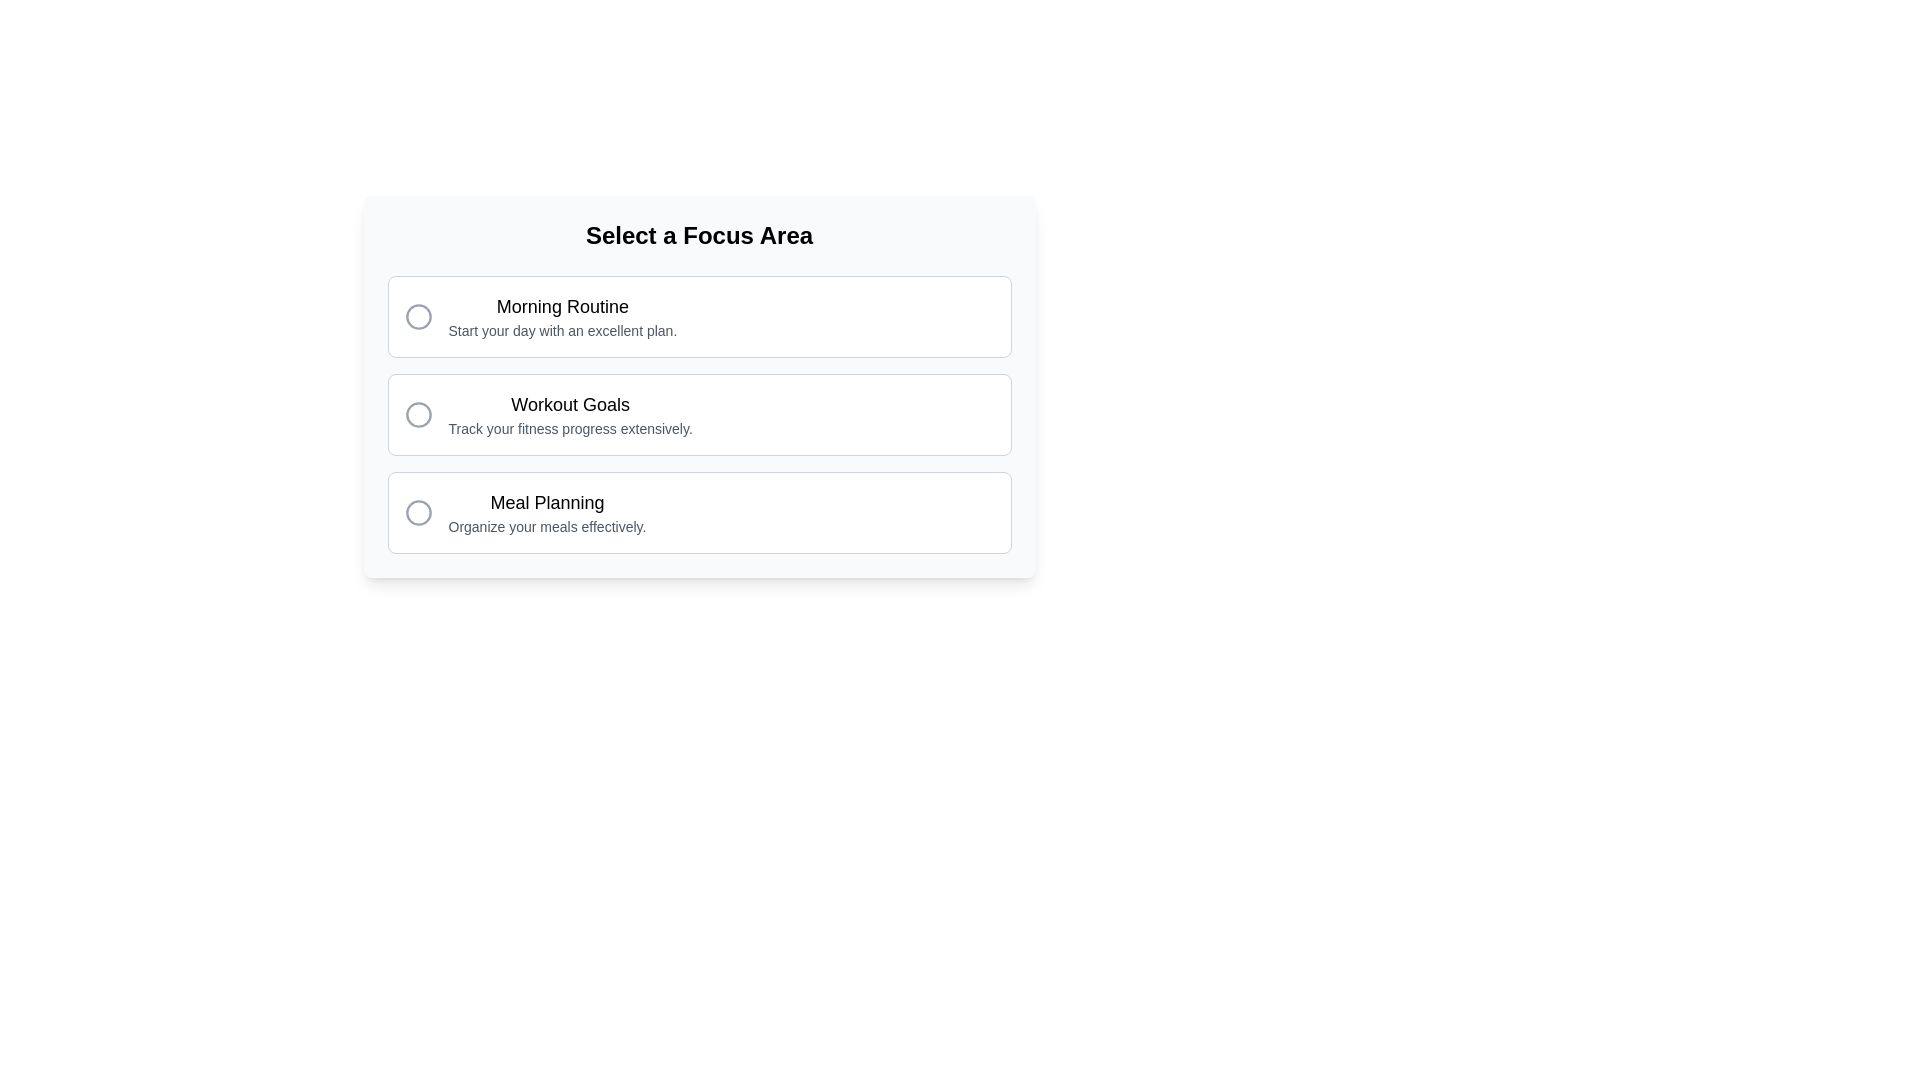 This screenshot has width=1920, height=1080. I want to click on the circular icon located to the left of the 'Morning Routine' text, which has a grayish hue and a thin border, so click(417, 315).